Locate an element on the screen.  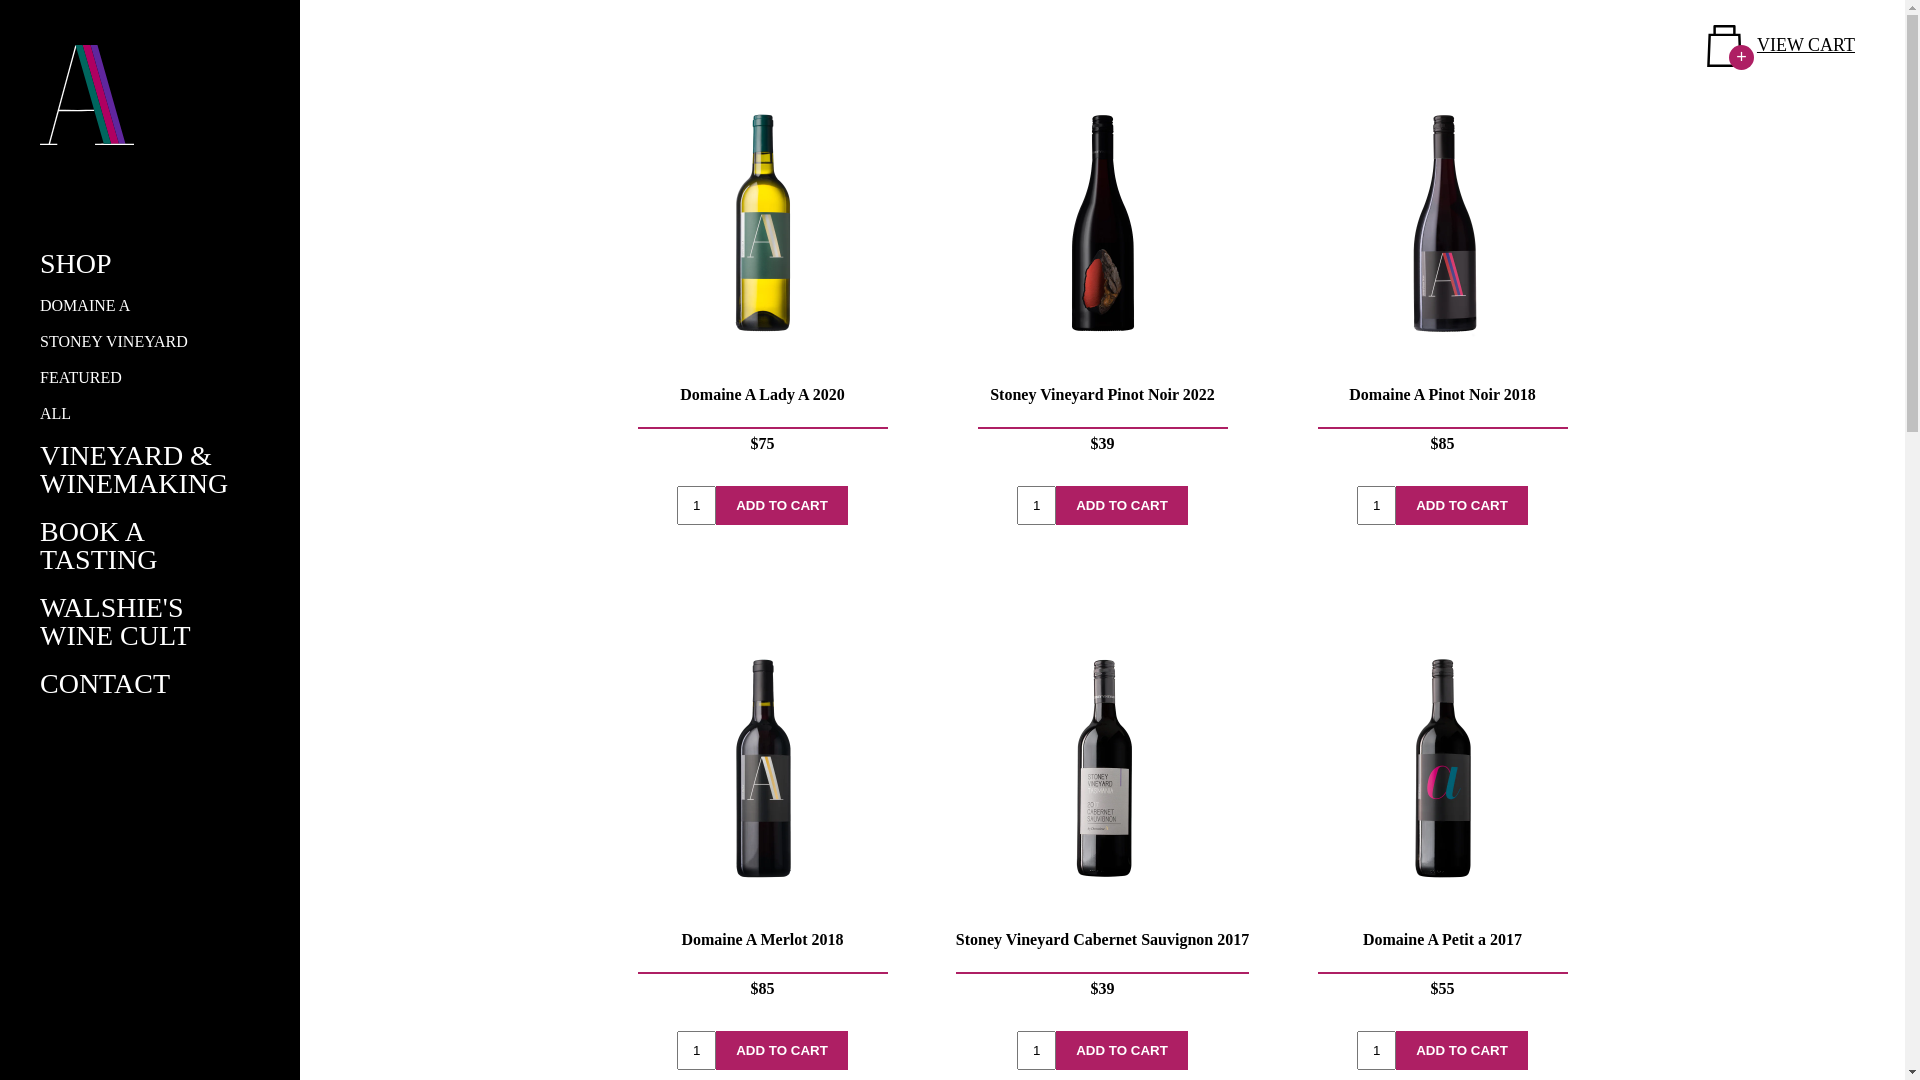
'ADD TO CART' is located at coordinates (1122, 504).